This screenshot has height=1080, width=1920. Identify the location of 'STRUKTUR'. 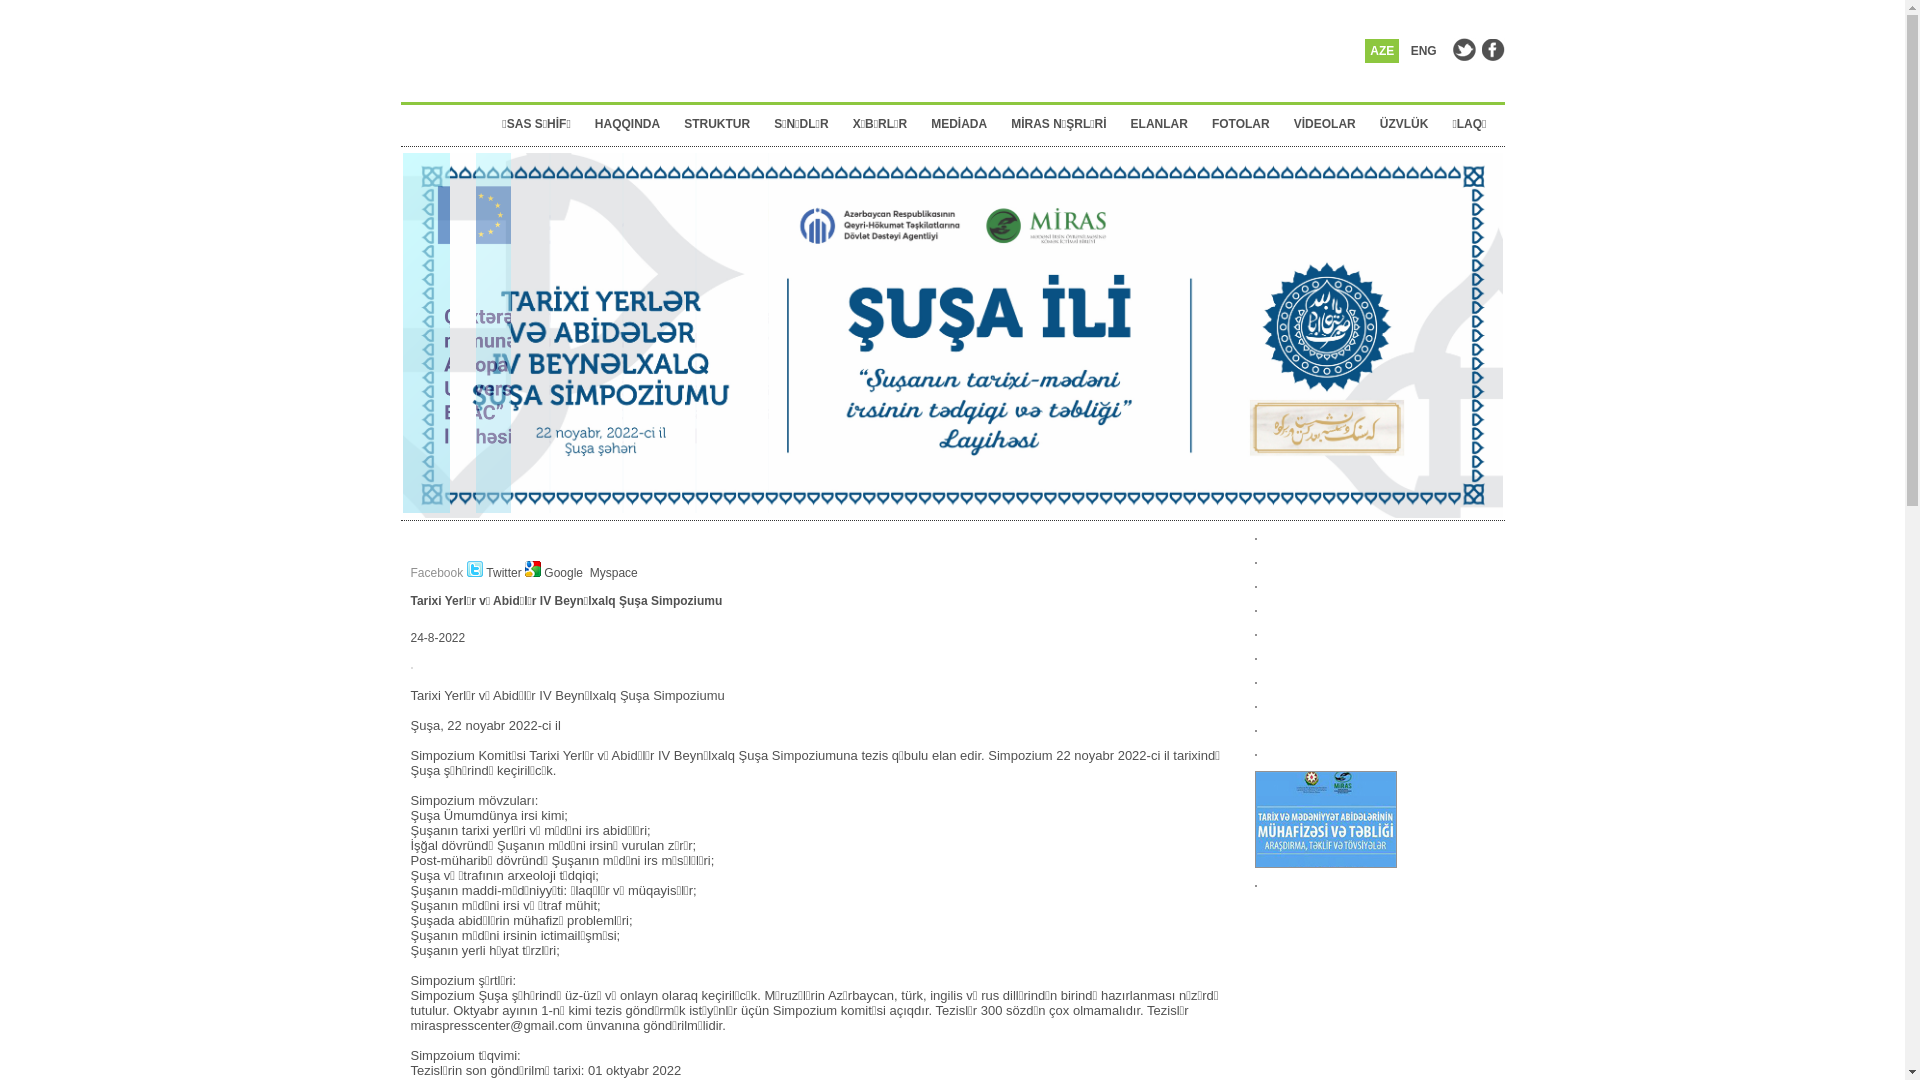
(722, 123).